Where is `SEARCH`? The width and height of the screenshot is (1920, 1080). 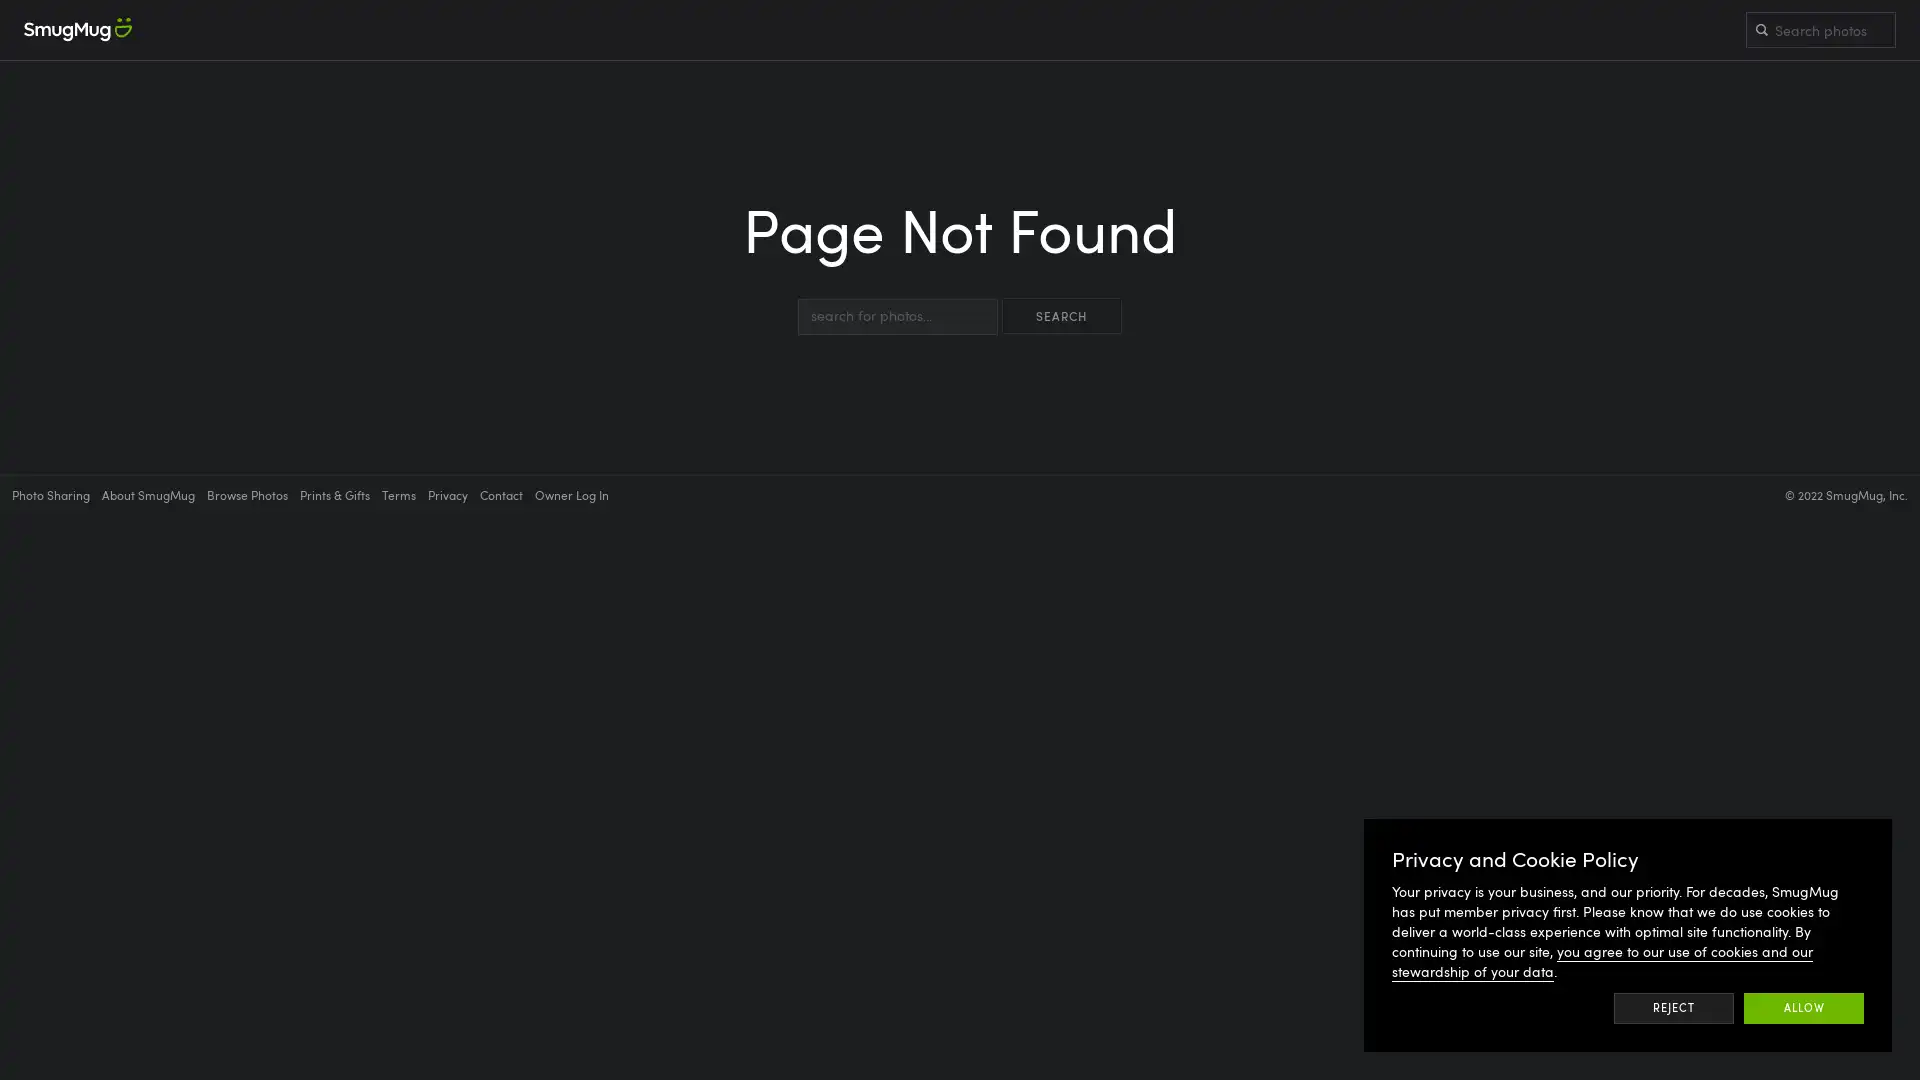
SEARCH is located at coordinates (1060, 315).